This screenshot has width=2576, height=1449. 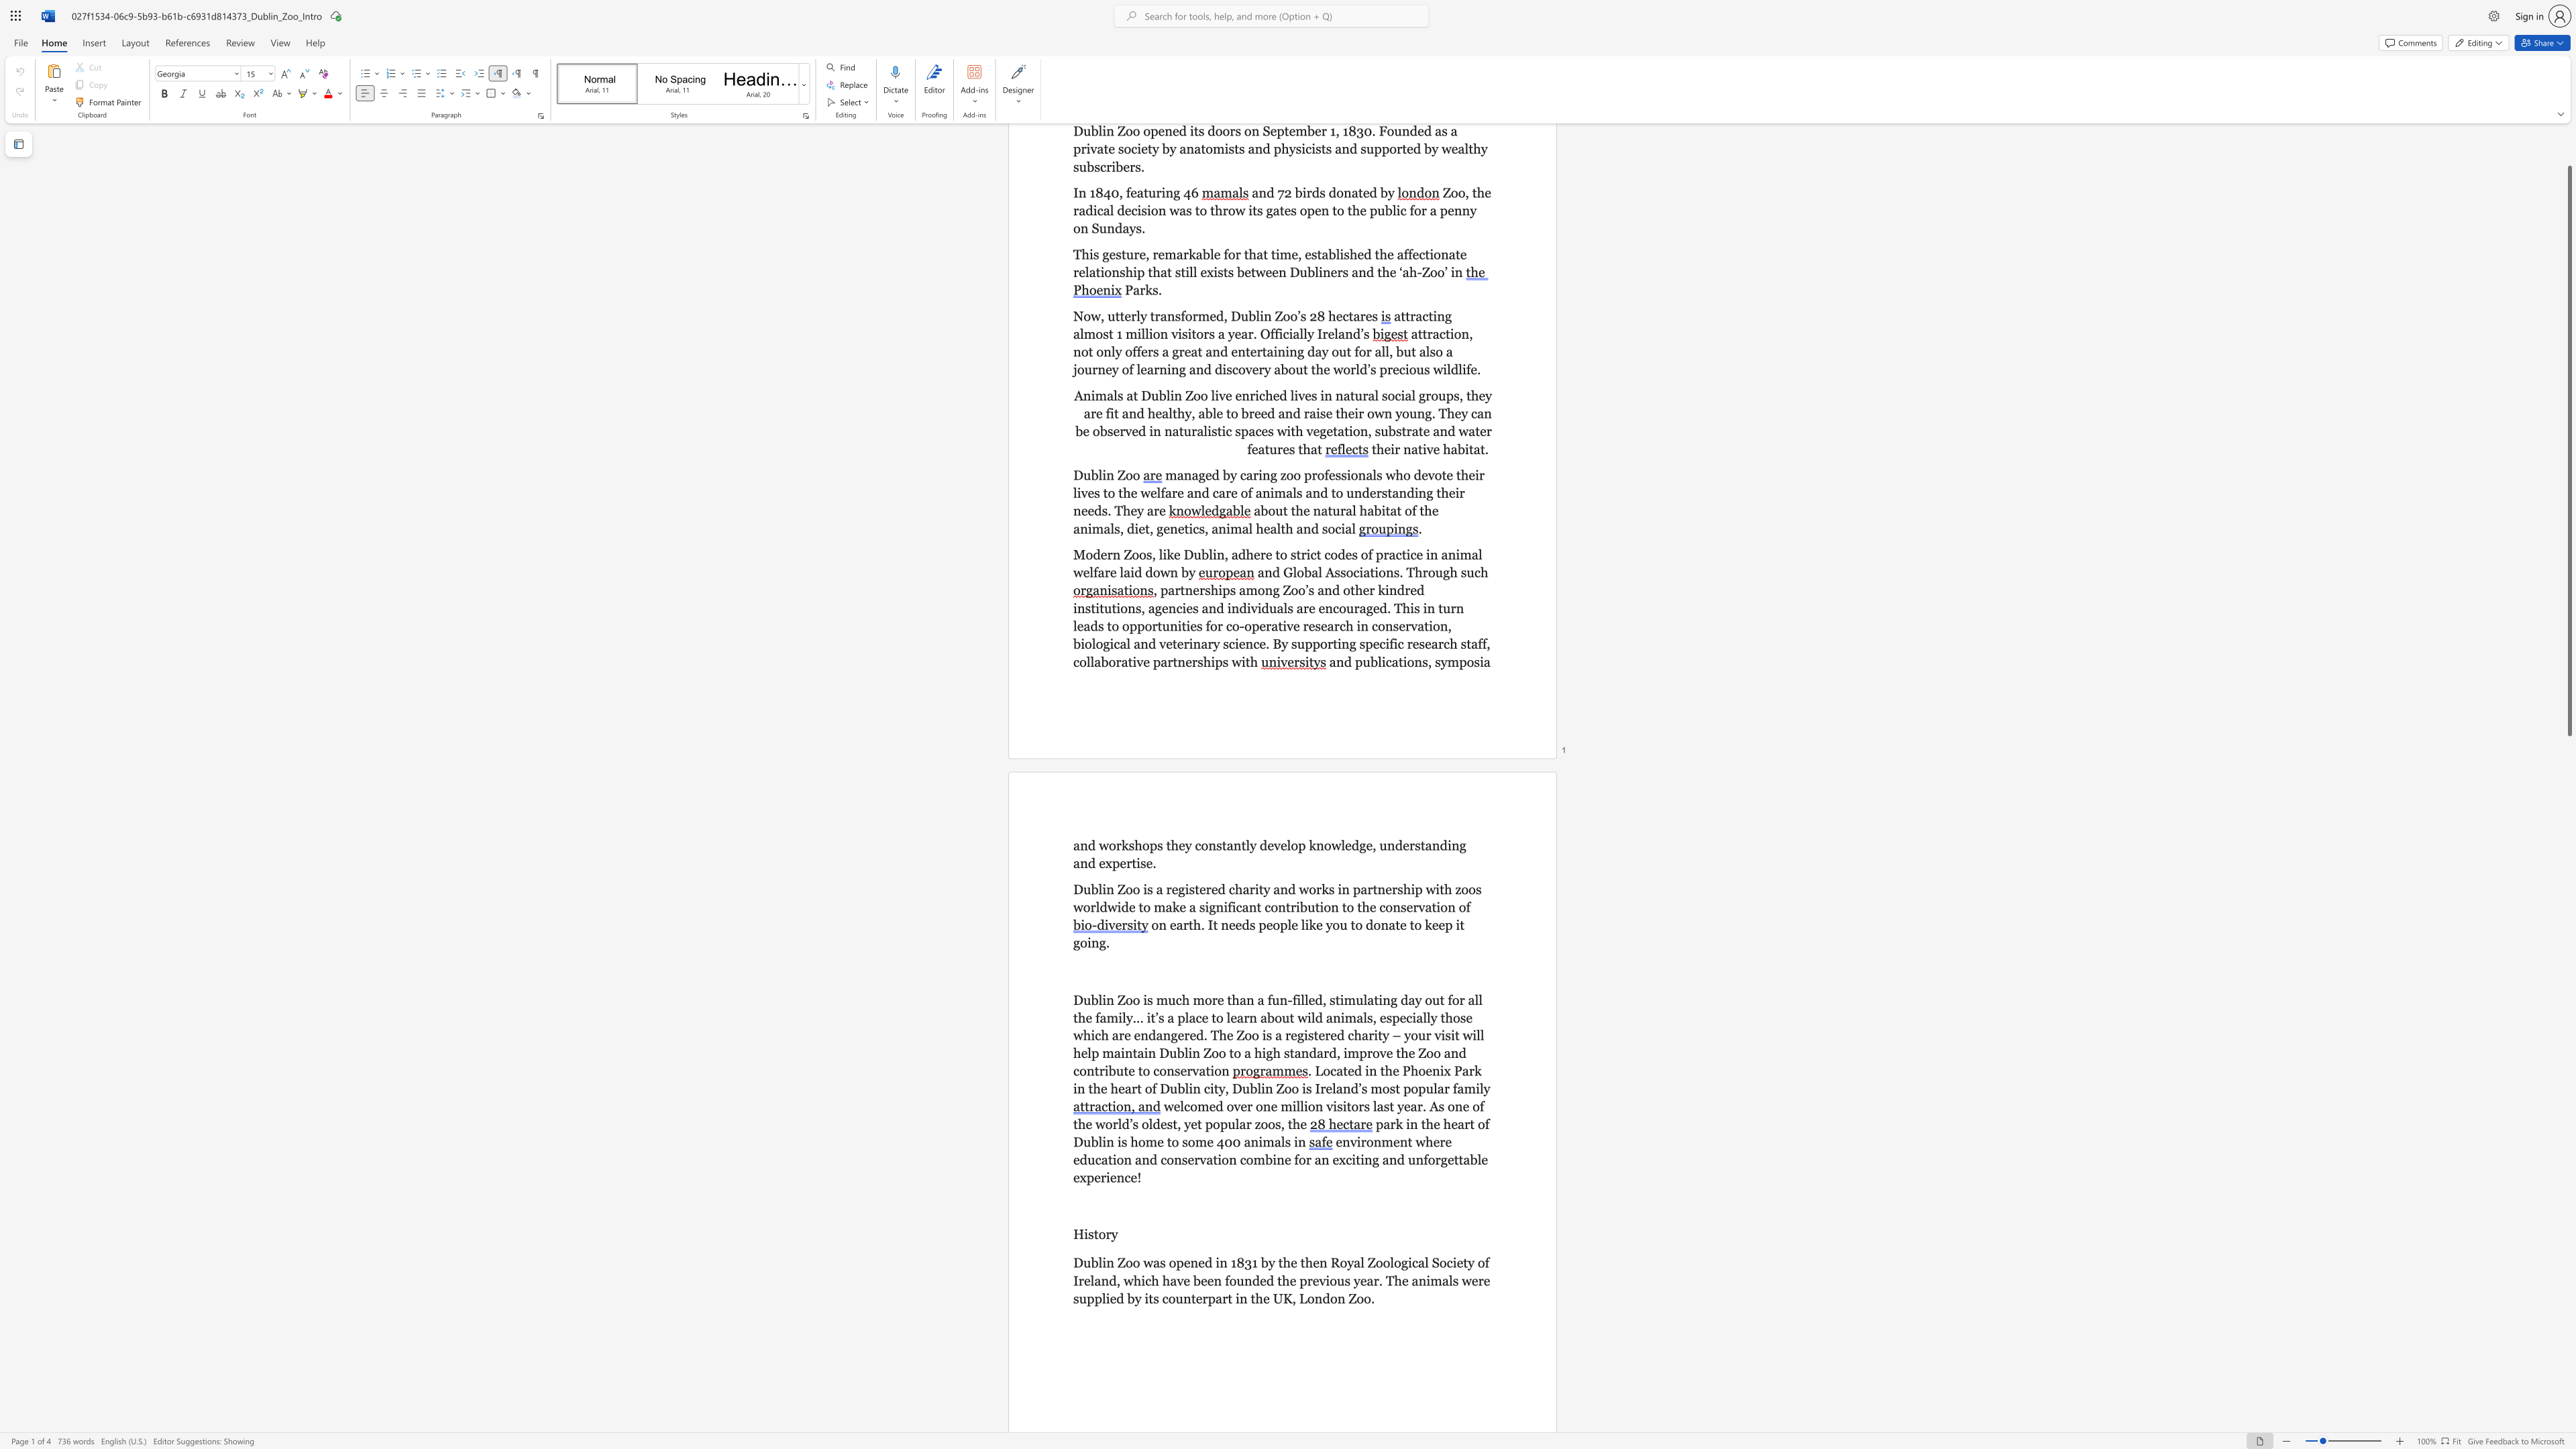 What do you see at coordinates (1224, 1141) in the screenshot?
I see `the subset text "00 animals" within the text "park in the heart of Dublin is home to some 400 animals in"` at bounding box center [1224, 1141].